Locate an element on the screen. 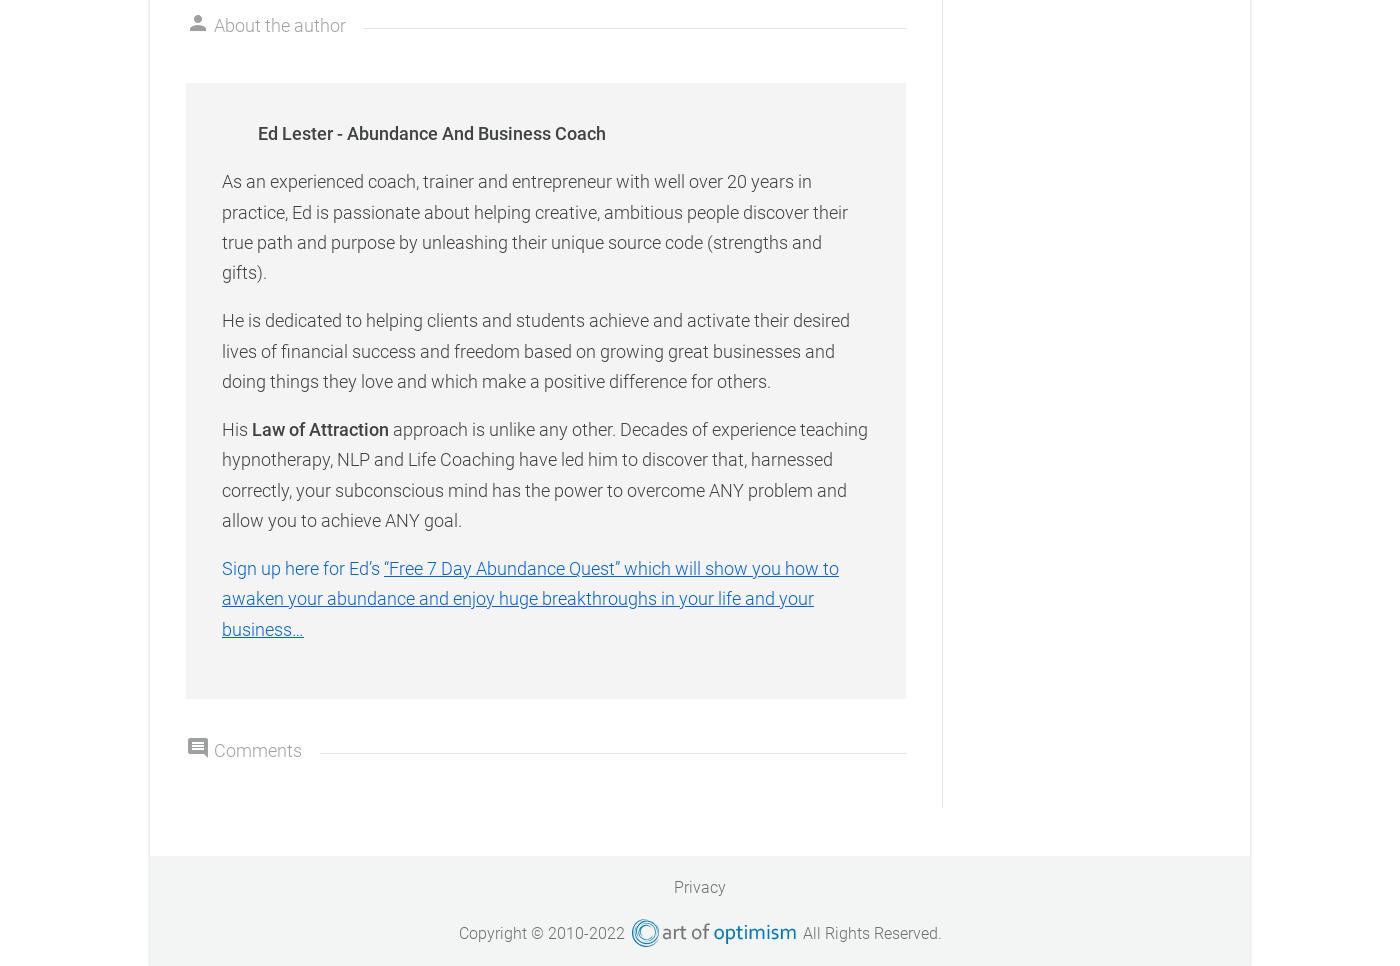 The image size is (1400, 966). '“Free 7 Day Abundance Quest” which will show you how to awaken your abundance and enjoy huge breakthroughs in your life and your business…' is located at coordinates (530, 598).